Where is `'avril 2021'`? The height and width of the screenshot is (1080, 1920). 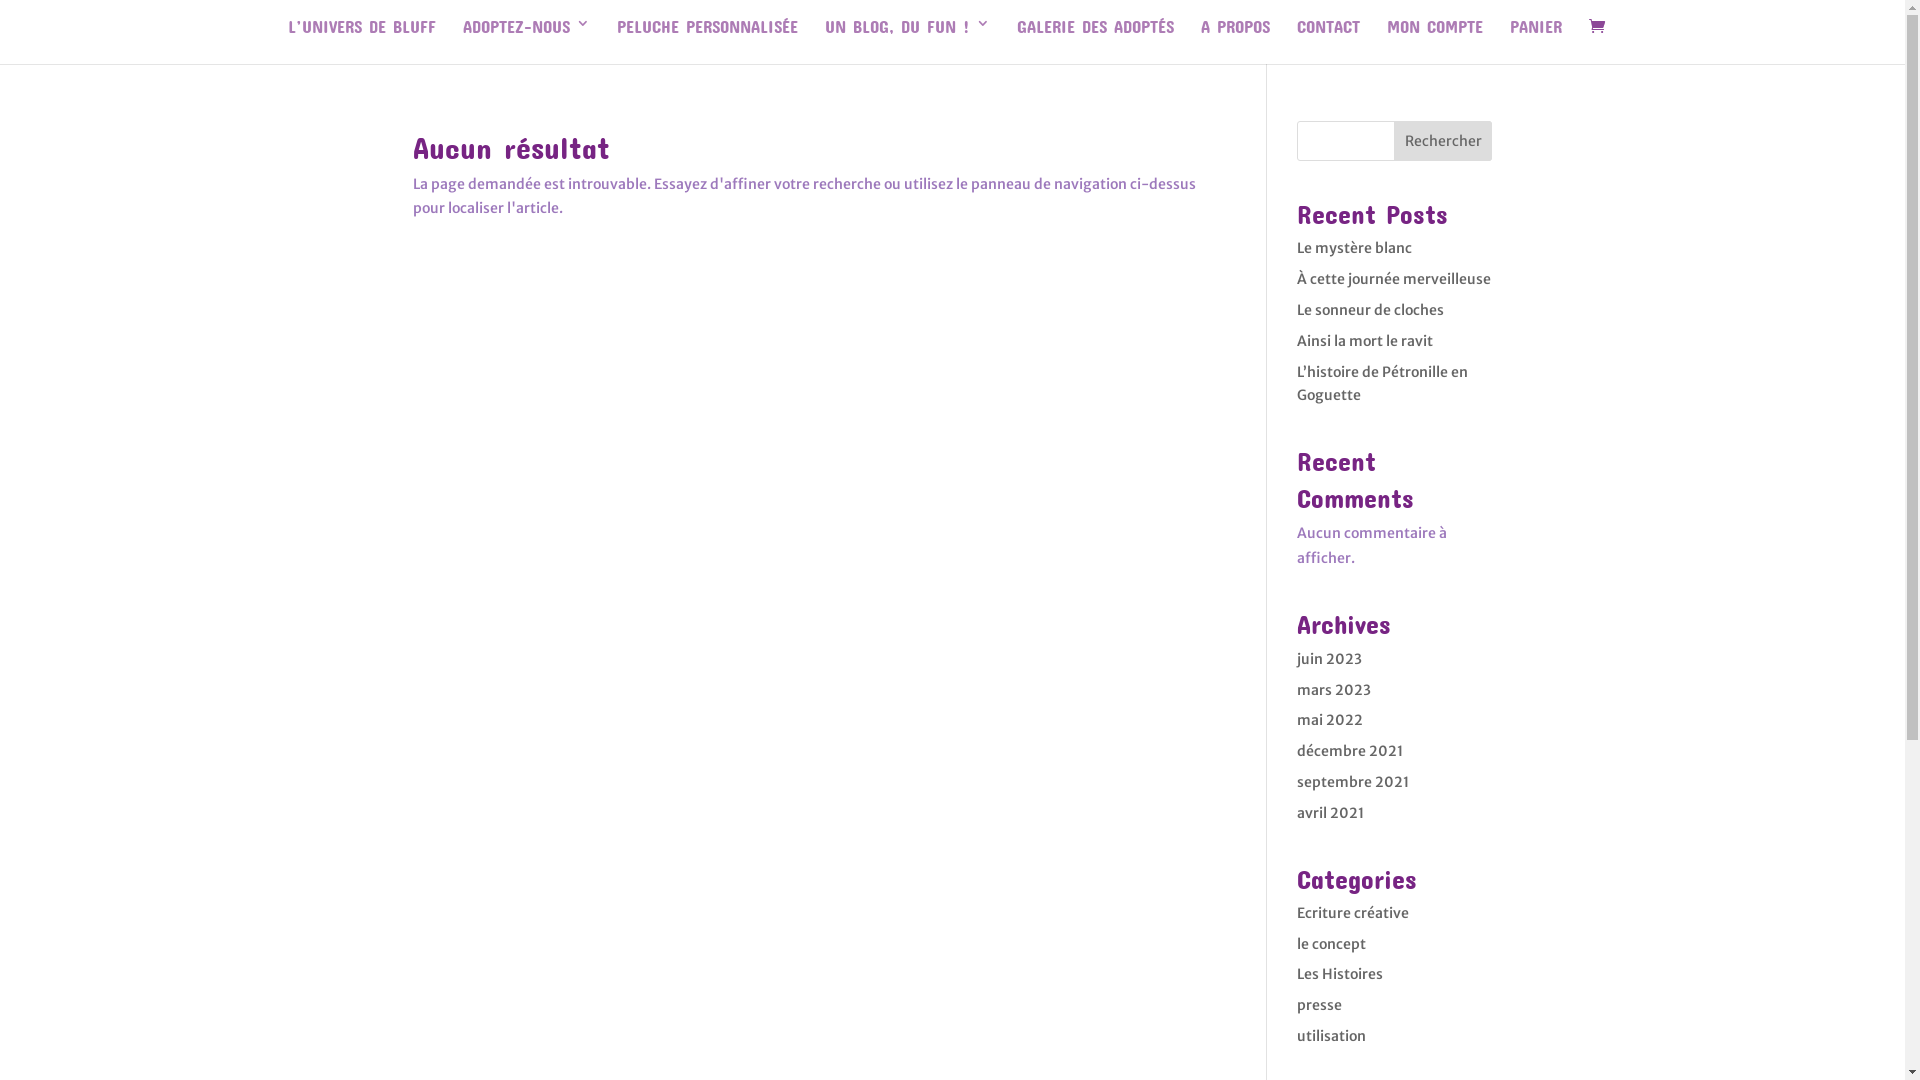
'avril 2021' is located at coordinates (1330, 813).